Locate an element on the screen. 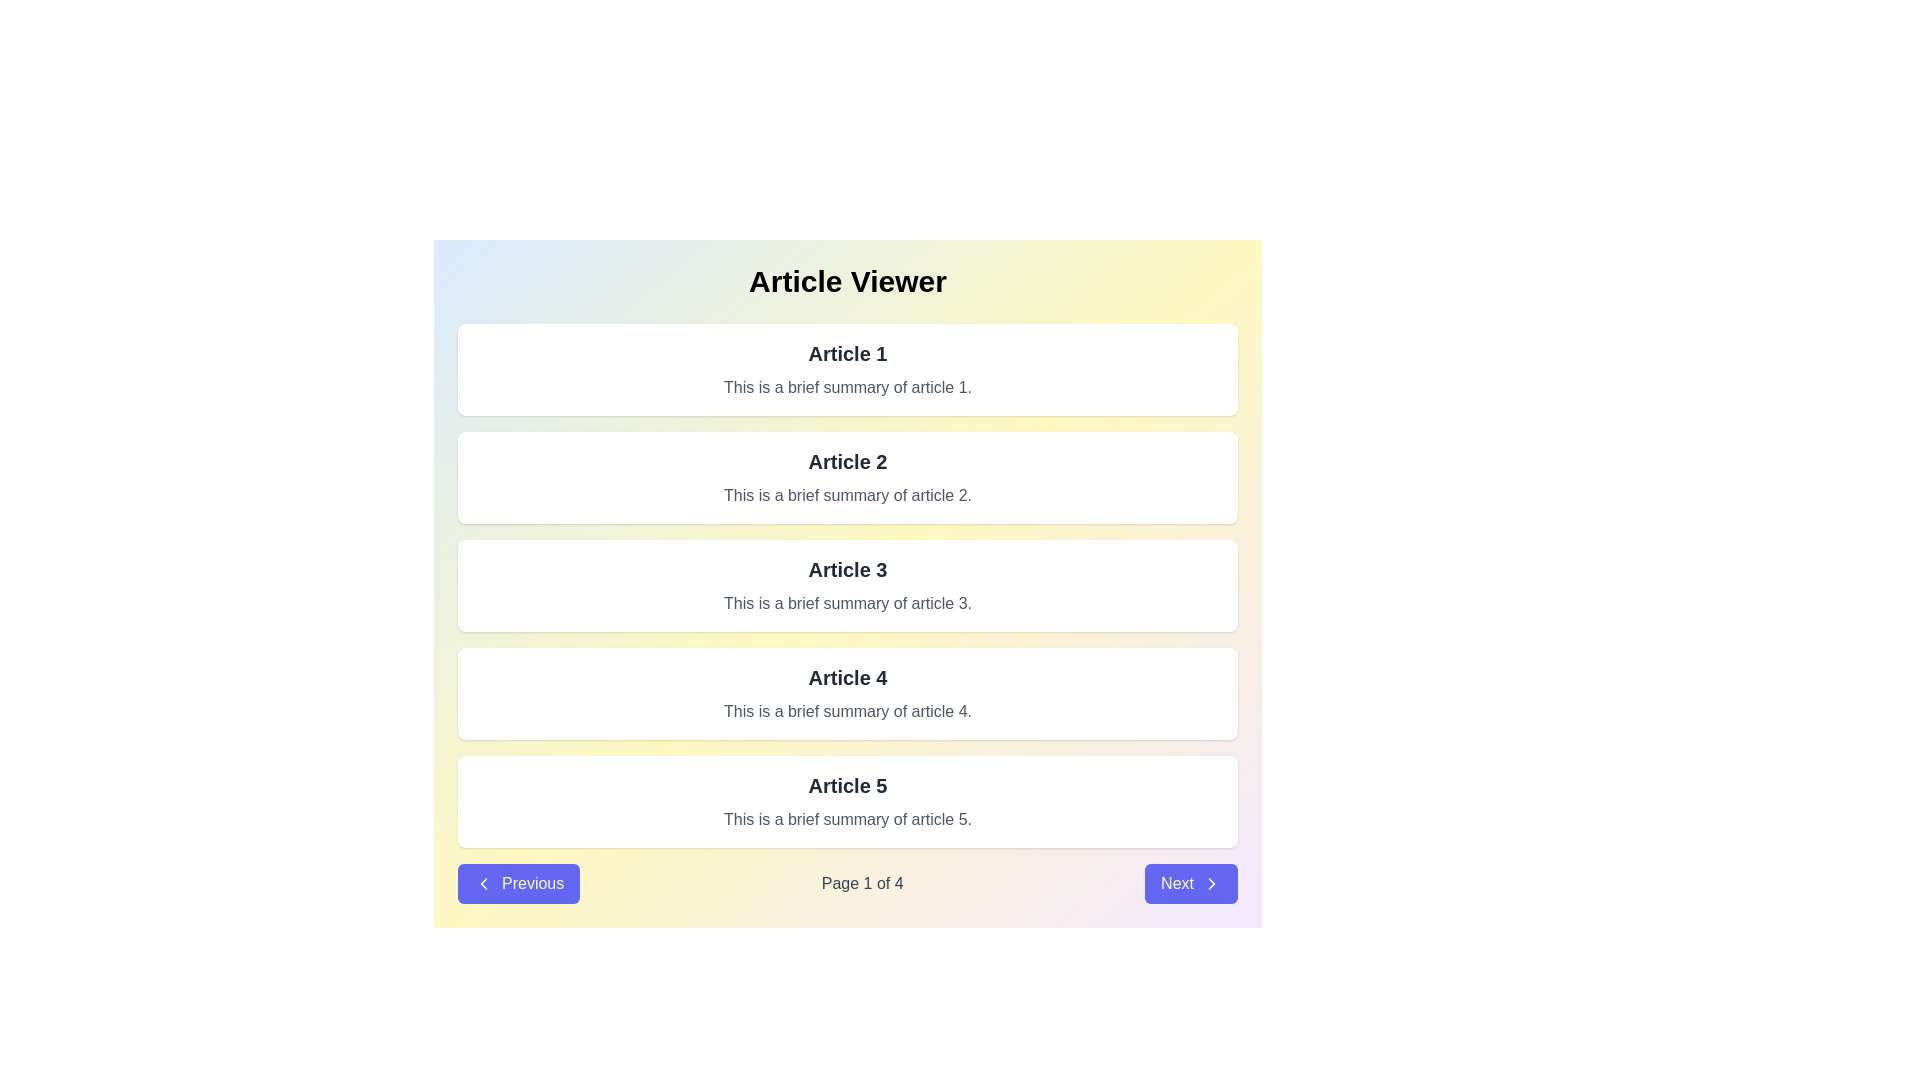  the static display card for 'Article 3', which is the third item in the vertical list under the 'Article Viewer' section is located at coordinates (848, 585).